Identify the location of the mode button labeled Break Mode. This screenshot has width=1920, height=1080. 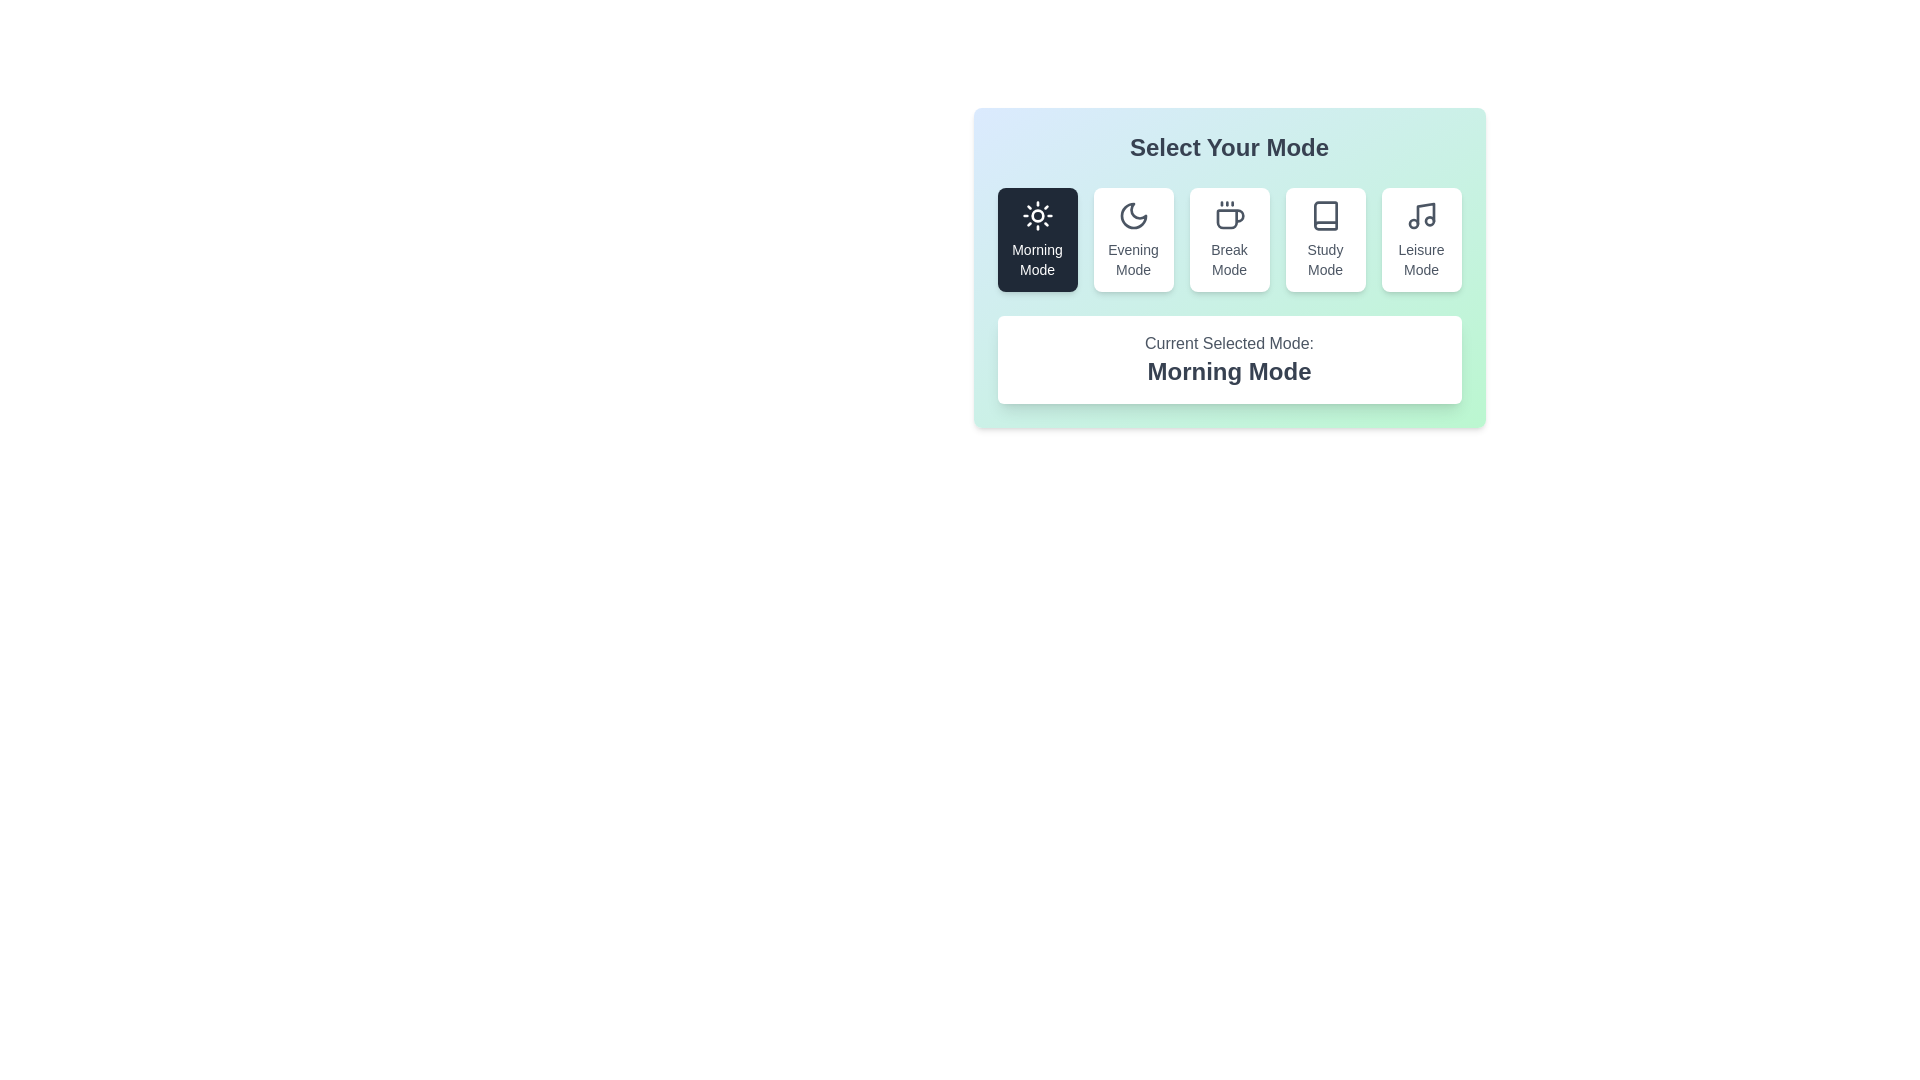
(1228, 238).